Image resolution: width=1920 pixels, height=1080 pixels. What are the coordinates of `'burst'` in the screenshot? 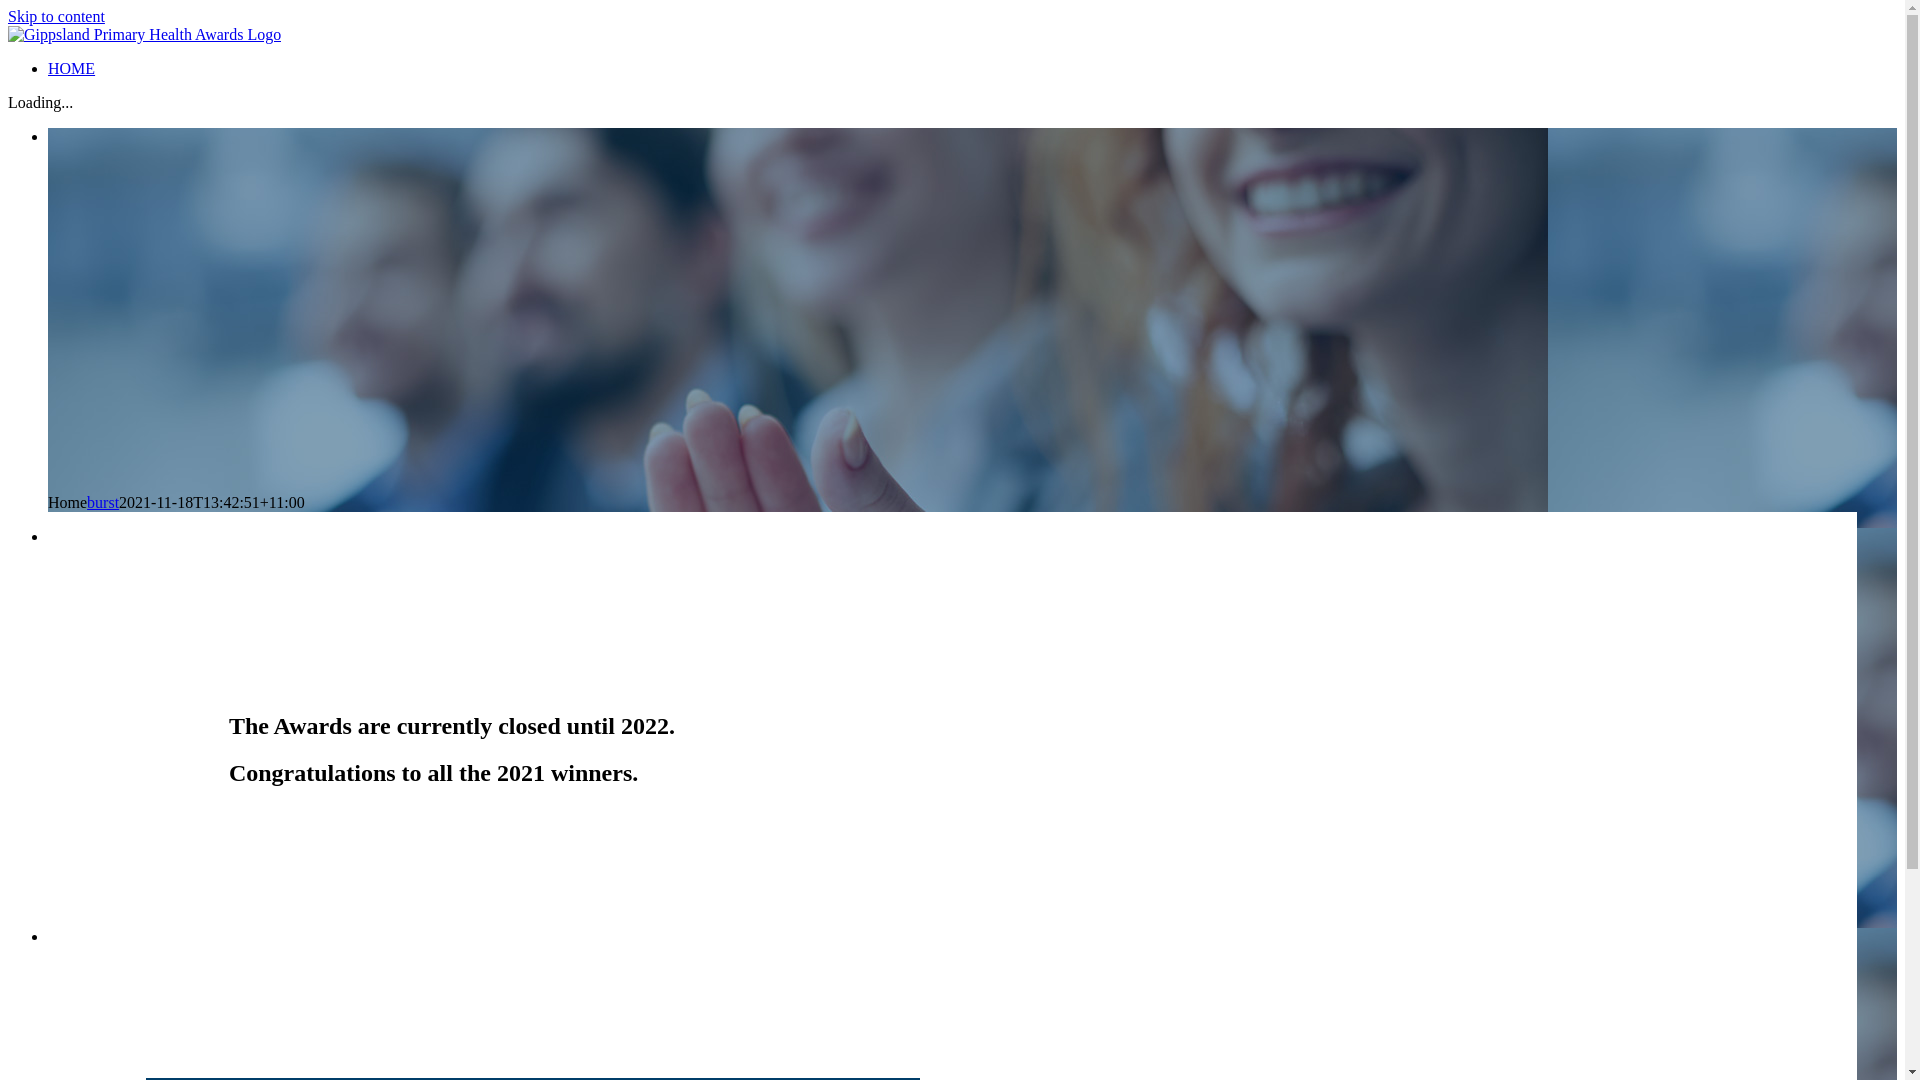 It's located at (101, 501).